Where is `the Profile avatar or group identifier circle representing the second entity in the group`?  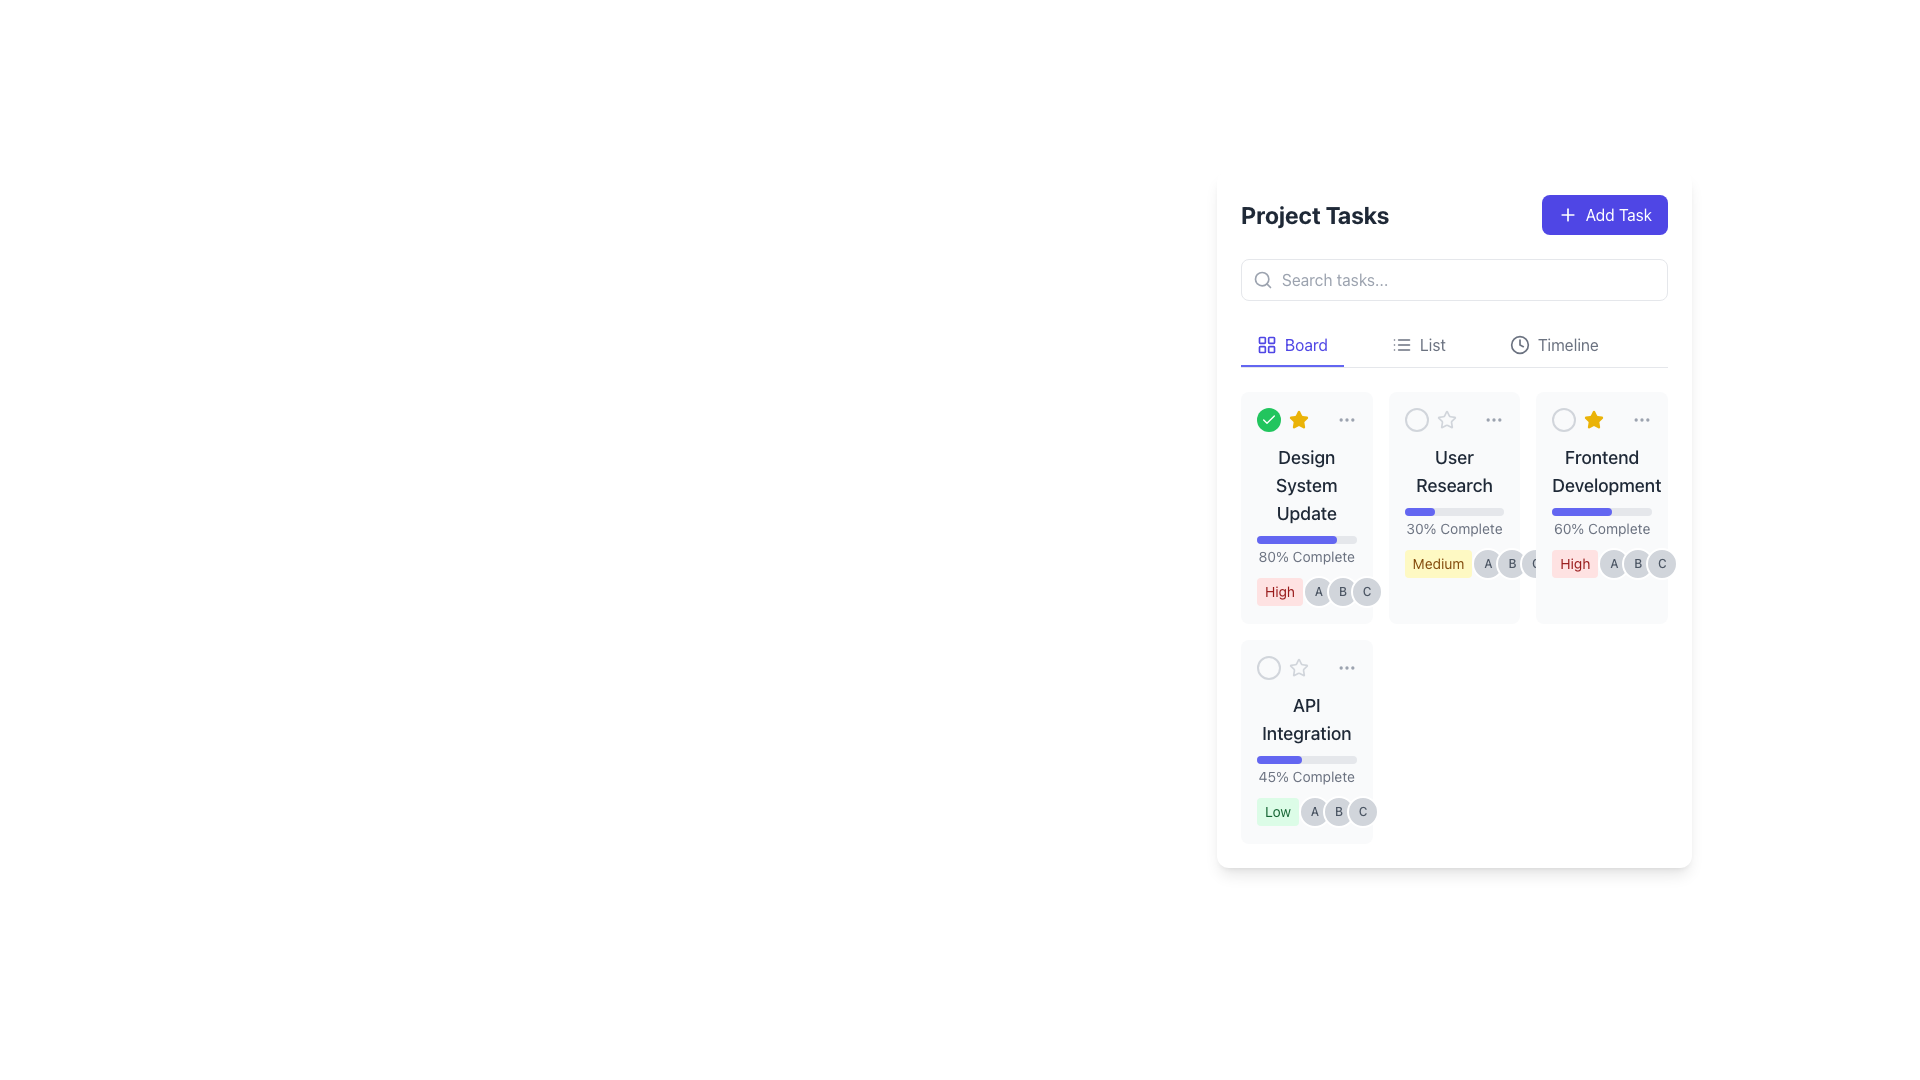 the Profile avatar or group identifier circle representing the second entity in the group is located at coordinates (1339, 812).